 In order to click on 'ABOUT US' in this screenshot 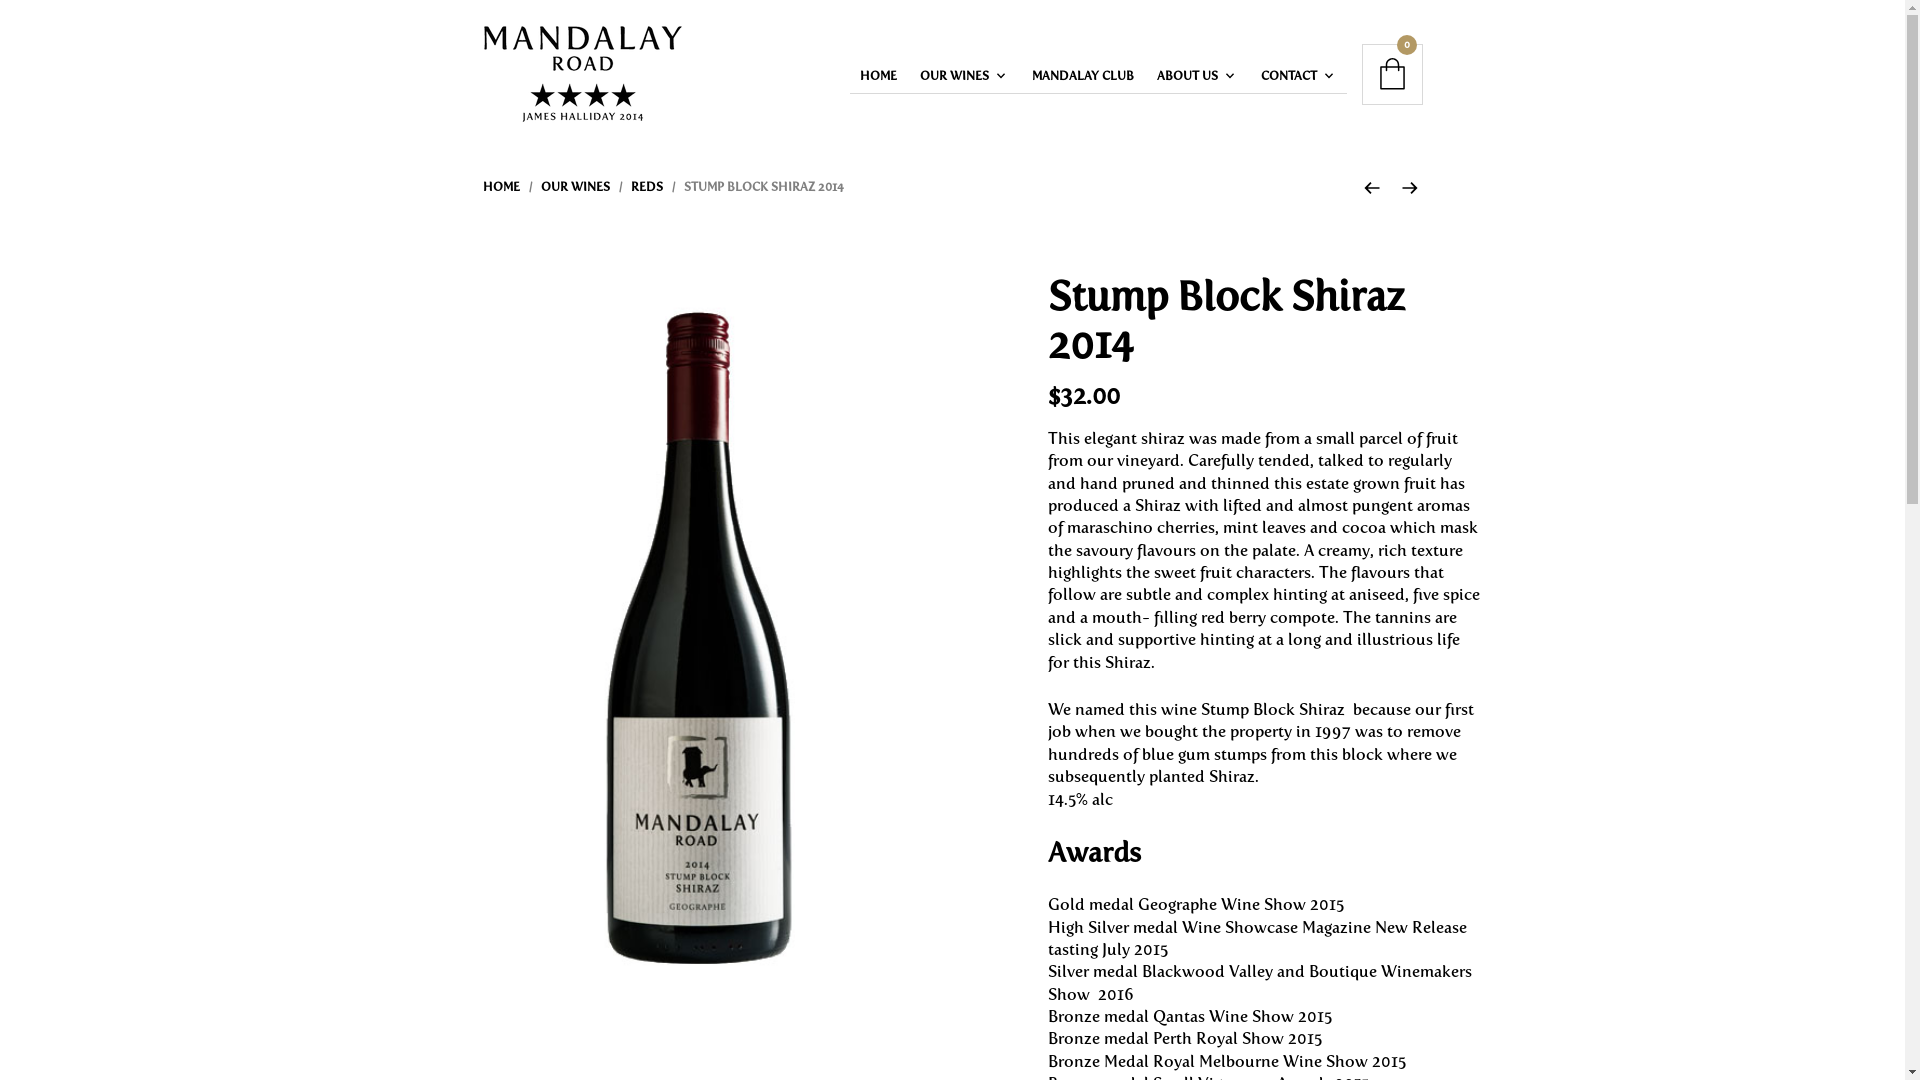, I will do `click(1146, 75)`.